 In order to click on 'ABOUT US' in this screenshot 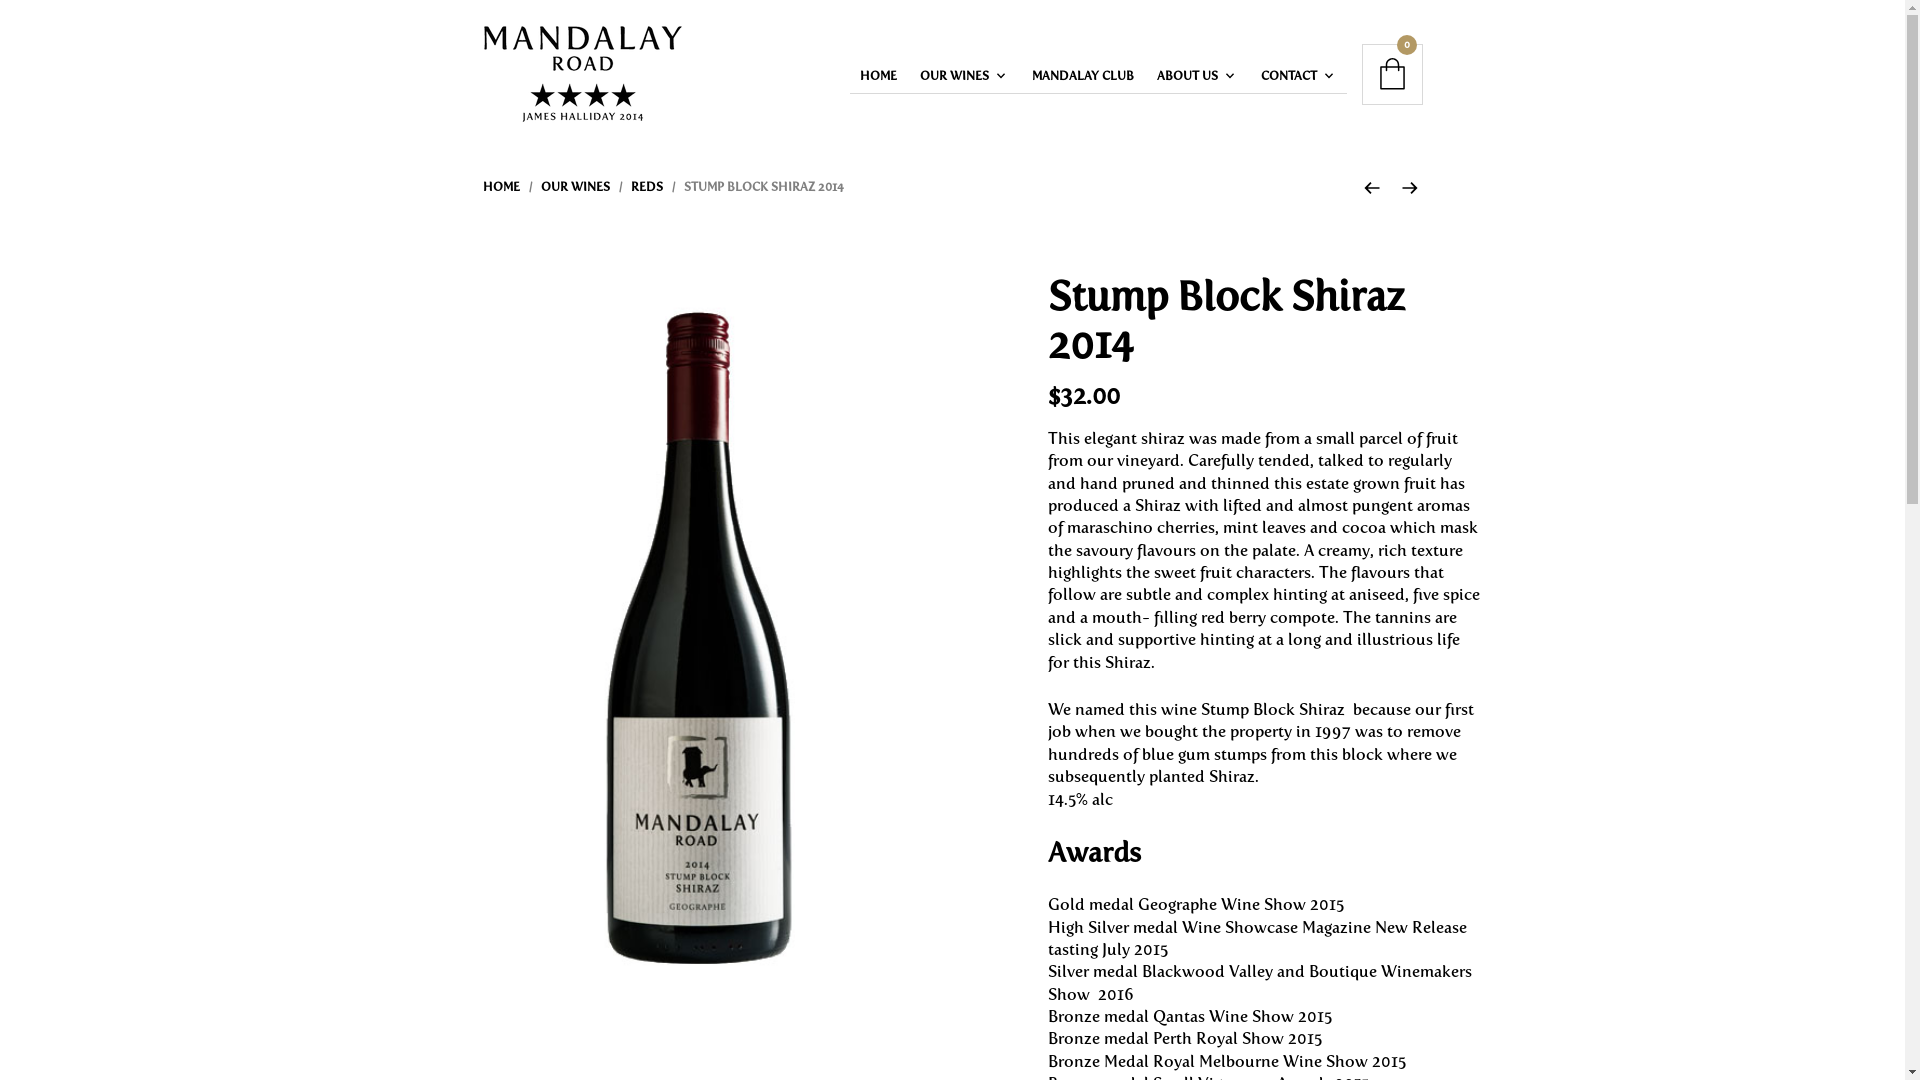, I will do `click(1146, 75)`.